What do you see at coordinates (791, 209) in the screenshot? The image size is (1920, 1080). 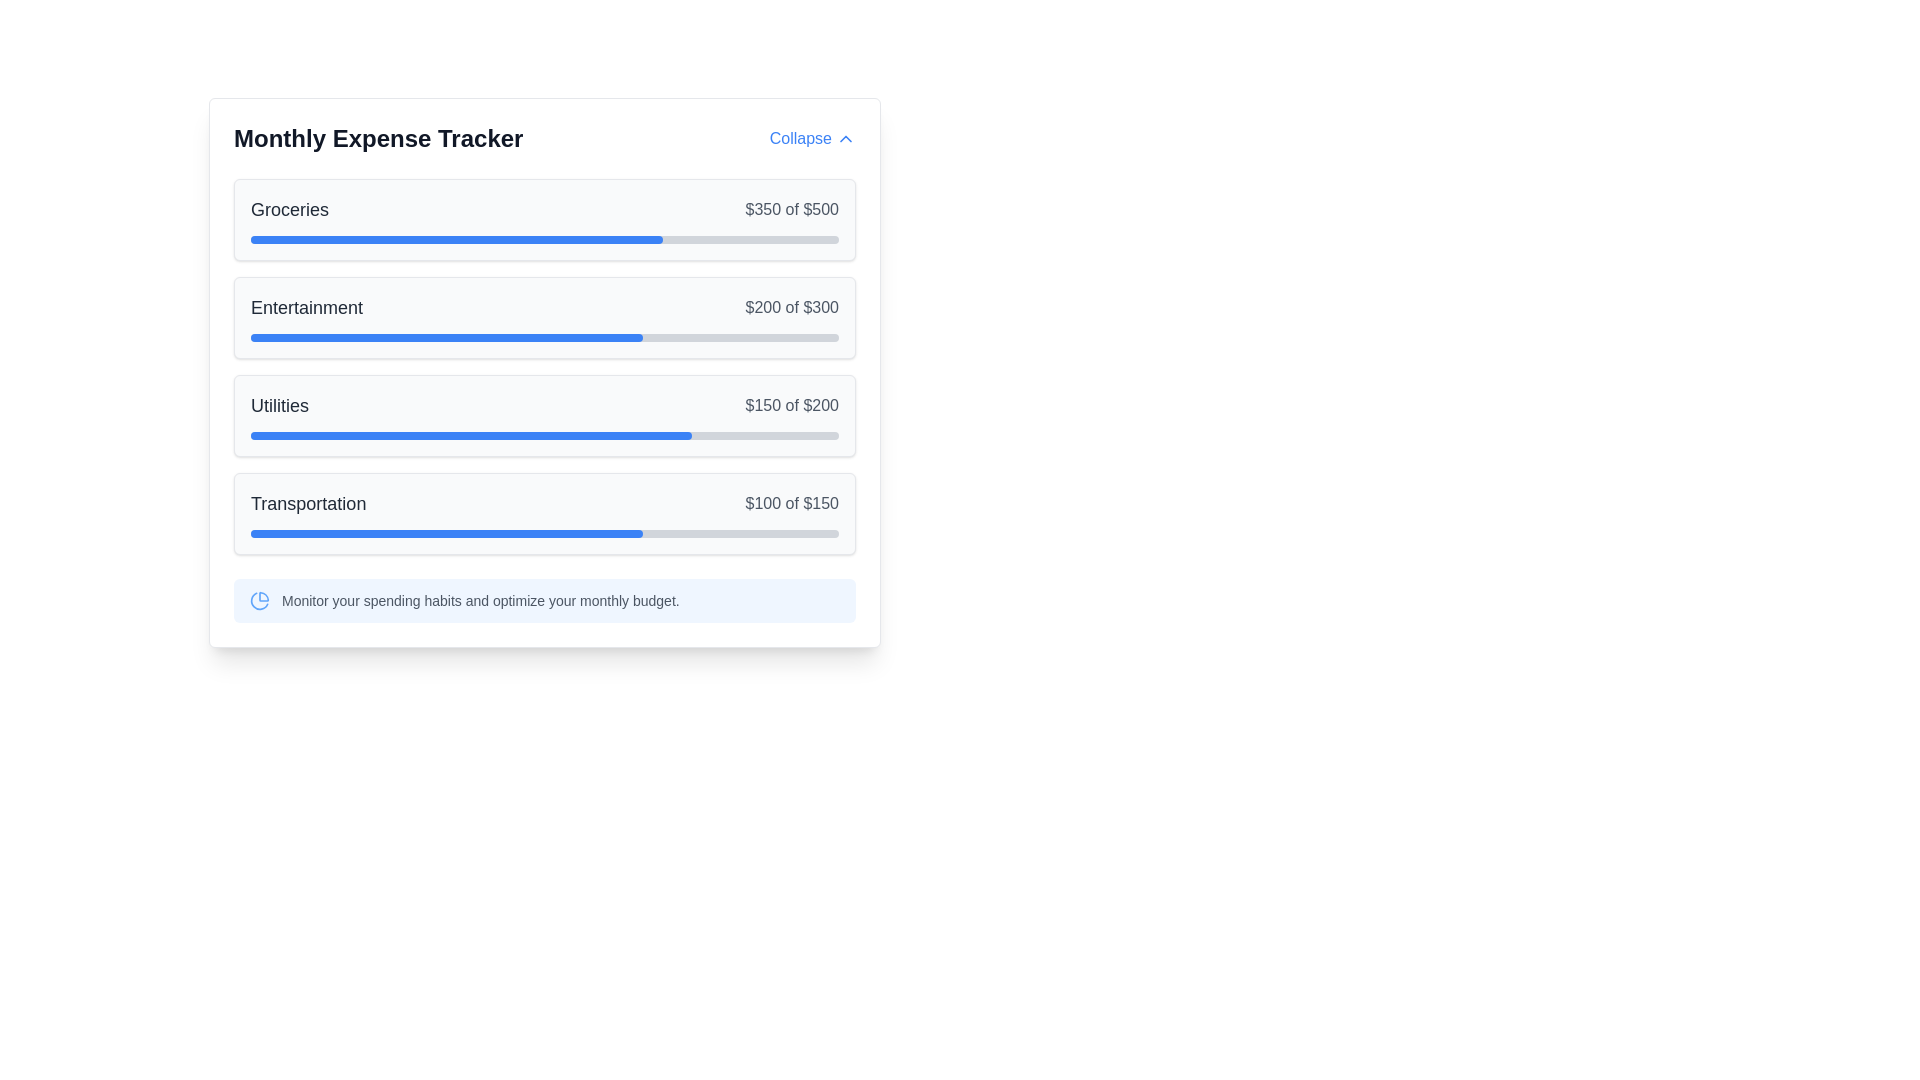 I see `the text display showing '$350 of $500' next to the 'Groceries' label in the expense tracker interface` at bounding box center [791, 209].